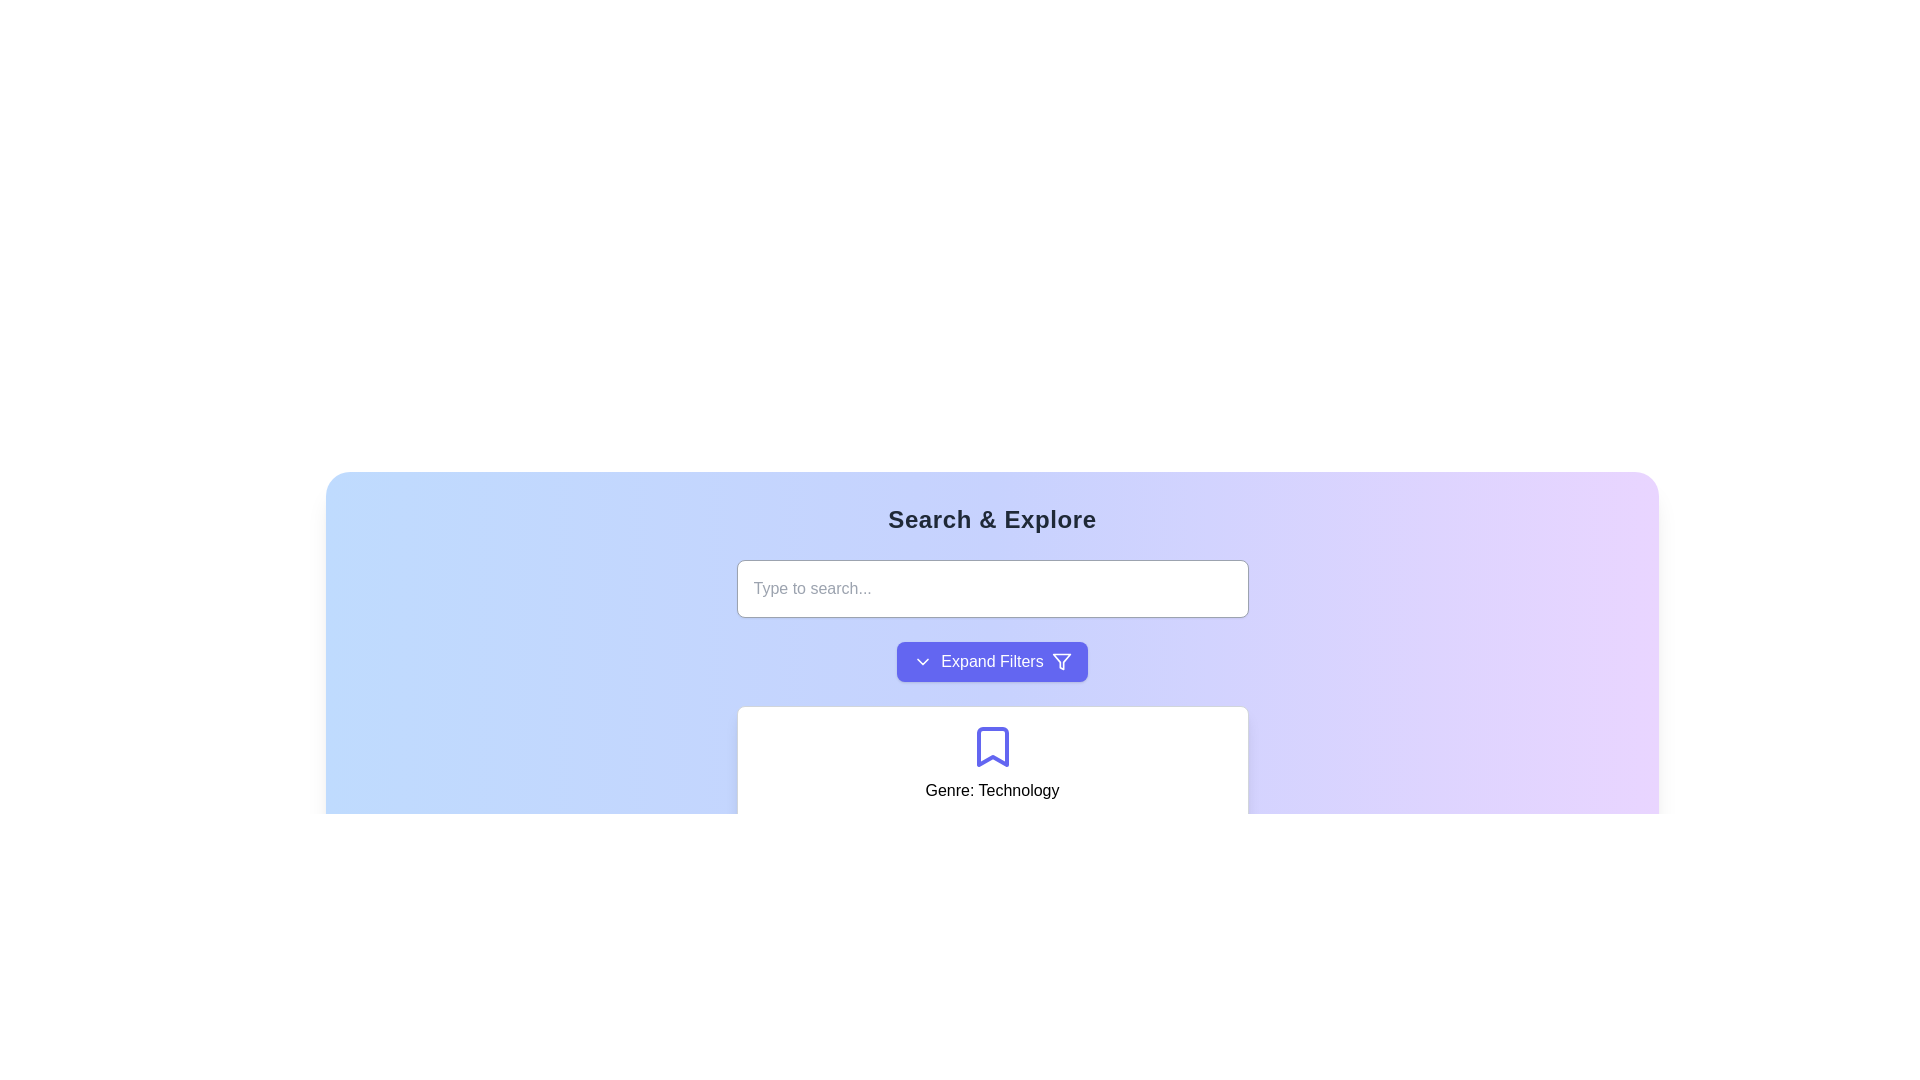 This screenshot has height=1080, width=1920. I want to click on the rectangular blue 'Expand Filters' button with white text and icons, so click(992, 662).